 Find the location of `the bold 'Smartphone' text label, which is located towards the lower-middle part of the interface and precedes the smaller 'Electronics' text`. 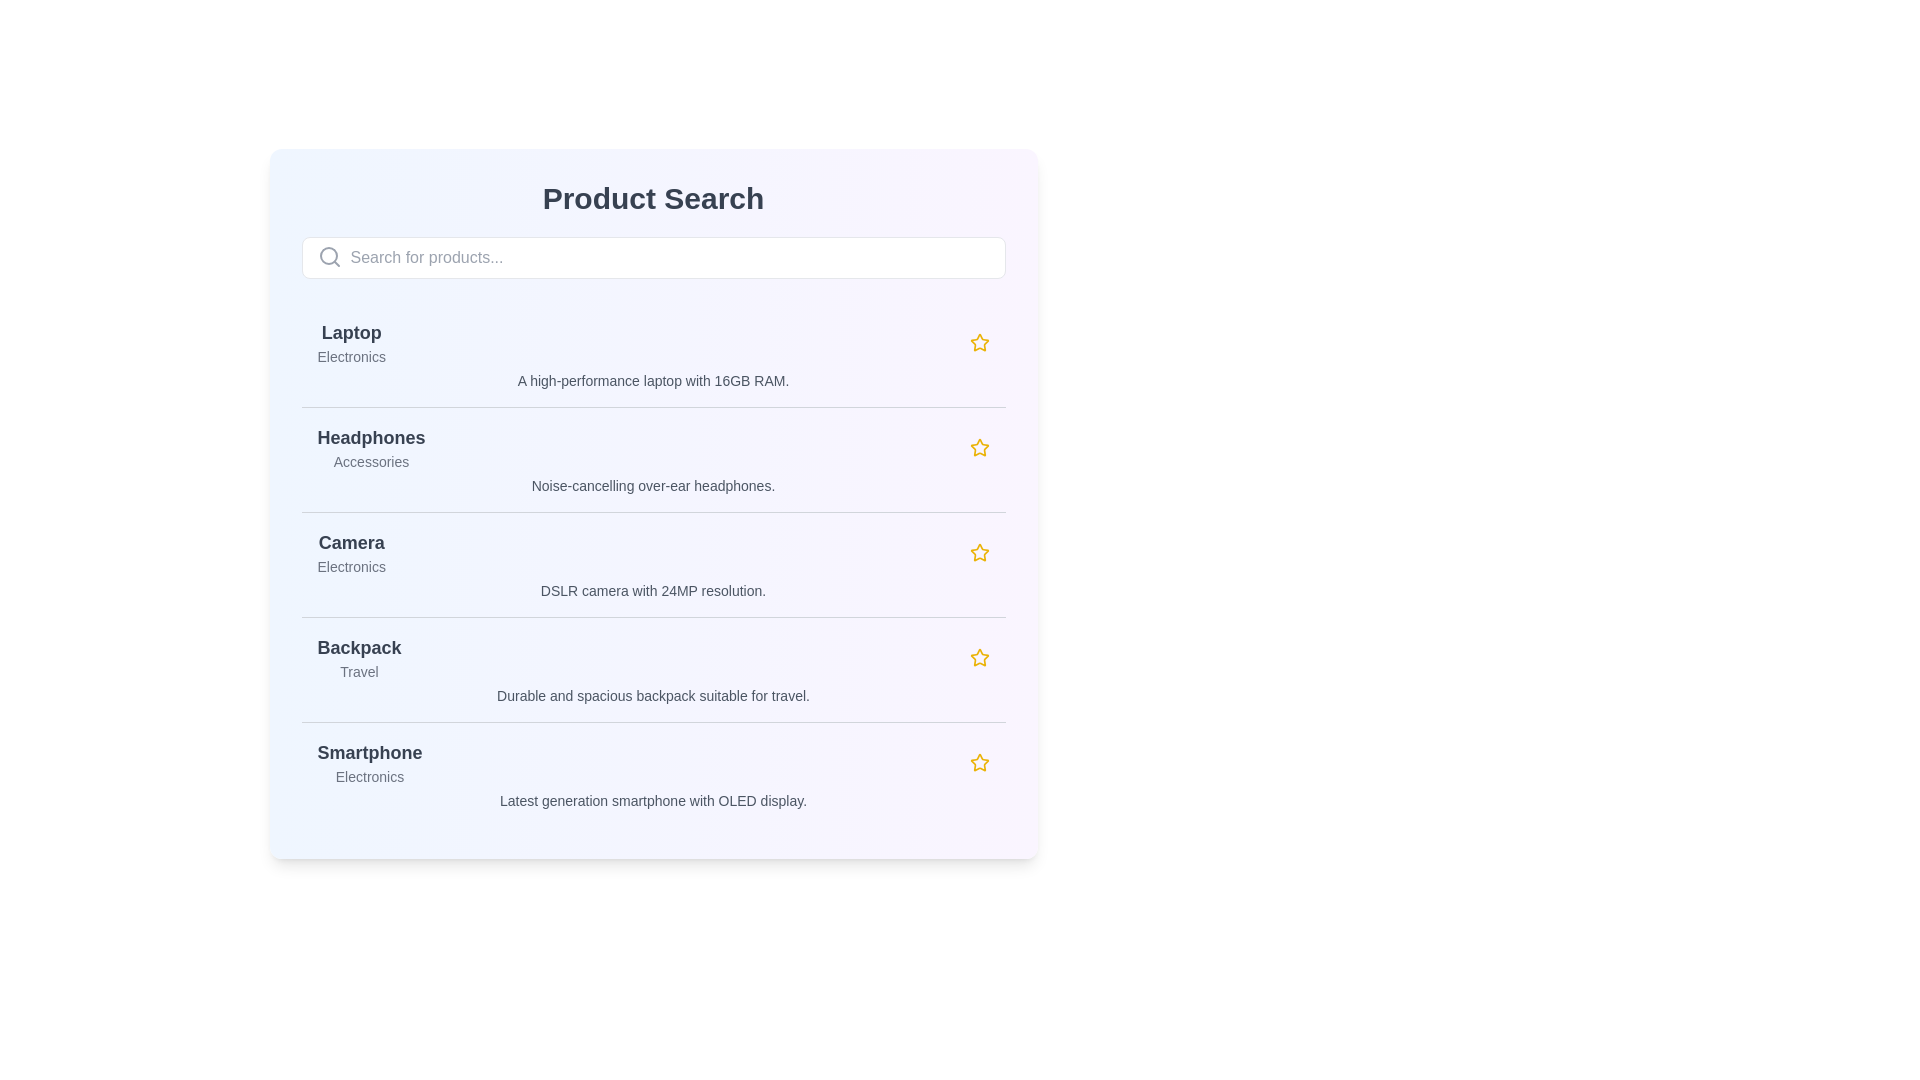

the bold 'Smartphone' text label, which is located towards the lower-middle part of the interface and precedes the smaller 'Electronics' text is located at coordinates (369, 752).